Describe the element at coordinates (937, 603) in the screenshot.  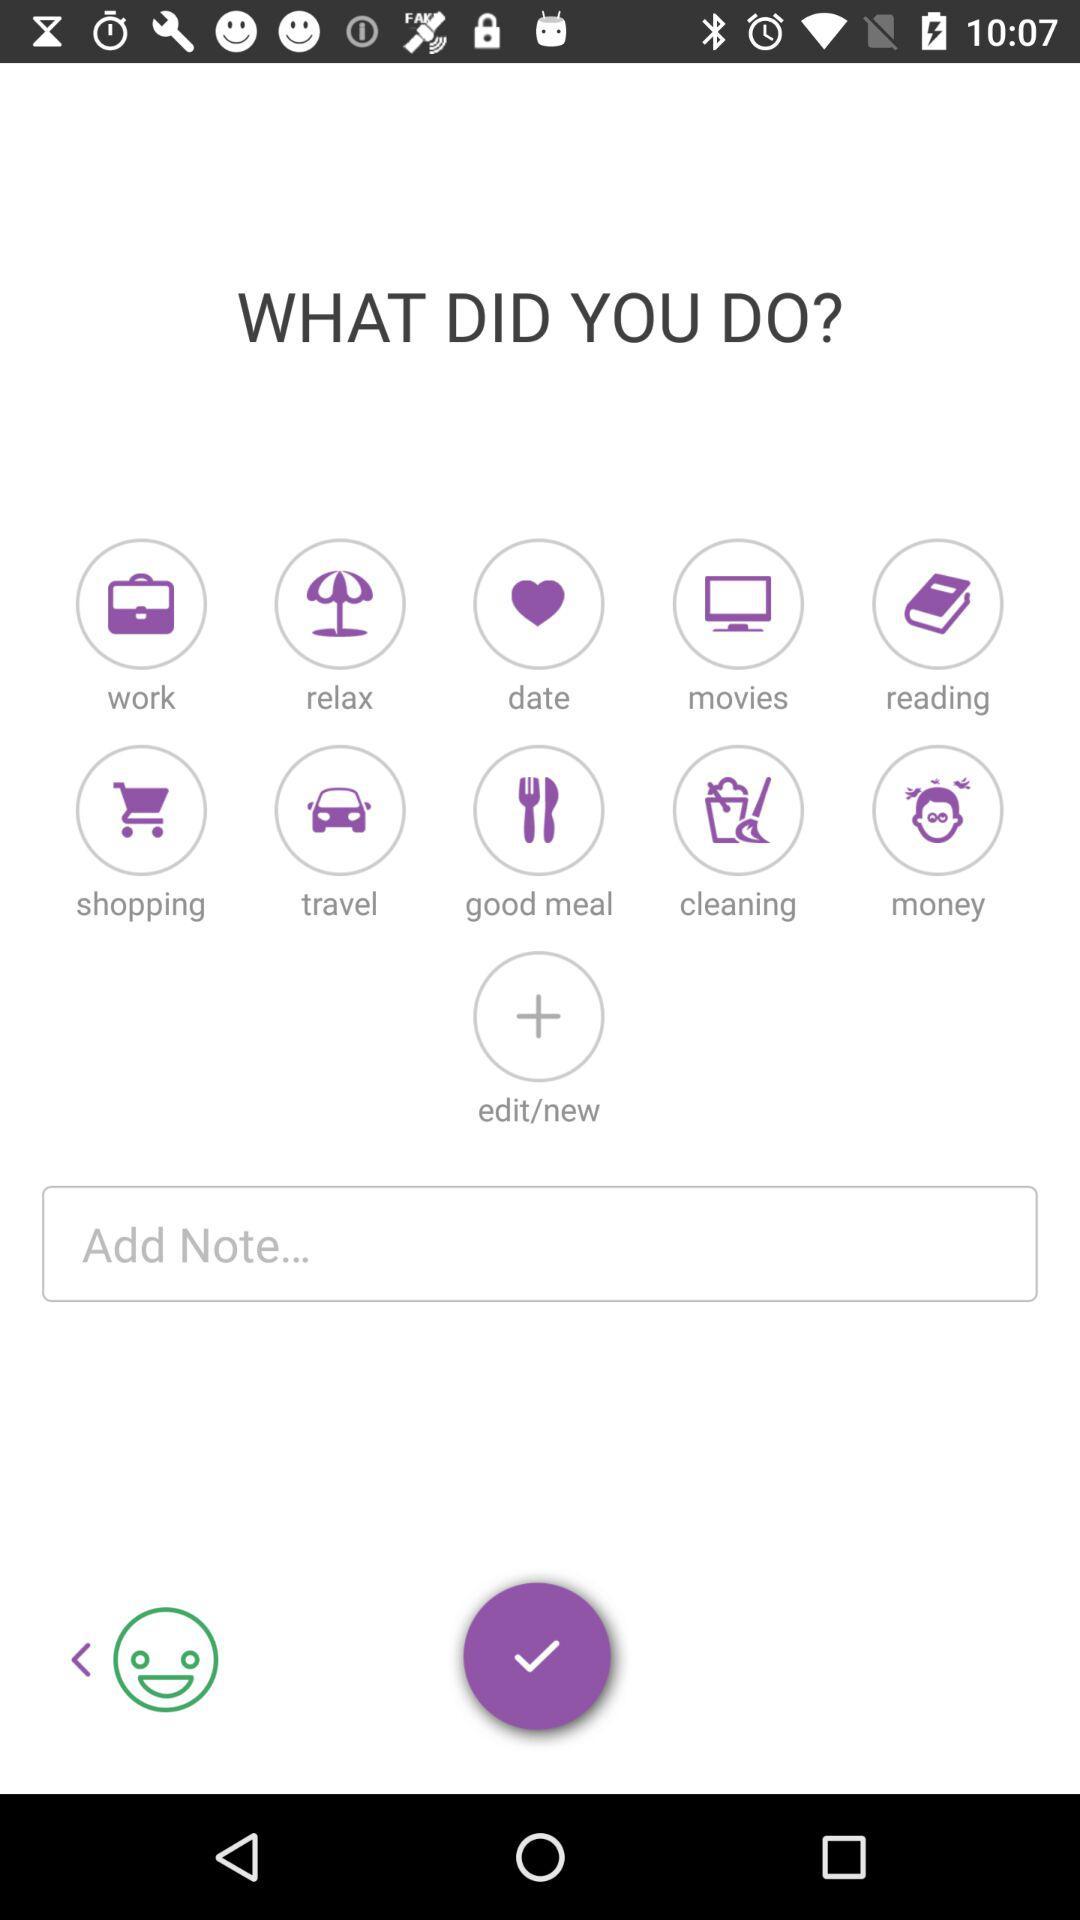
I see `reading diary entry` at that location.